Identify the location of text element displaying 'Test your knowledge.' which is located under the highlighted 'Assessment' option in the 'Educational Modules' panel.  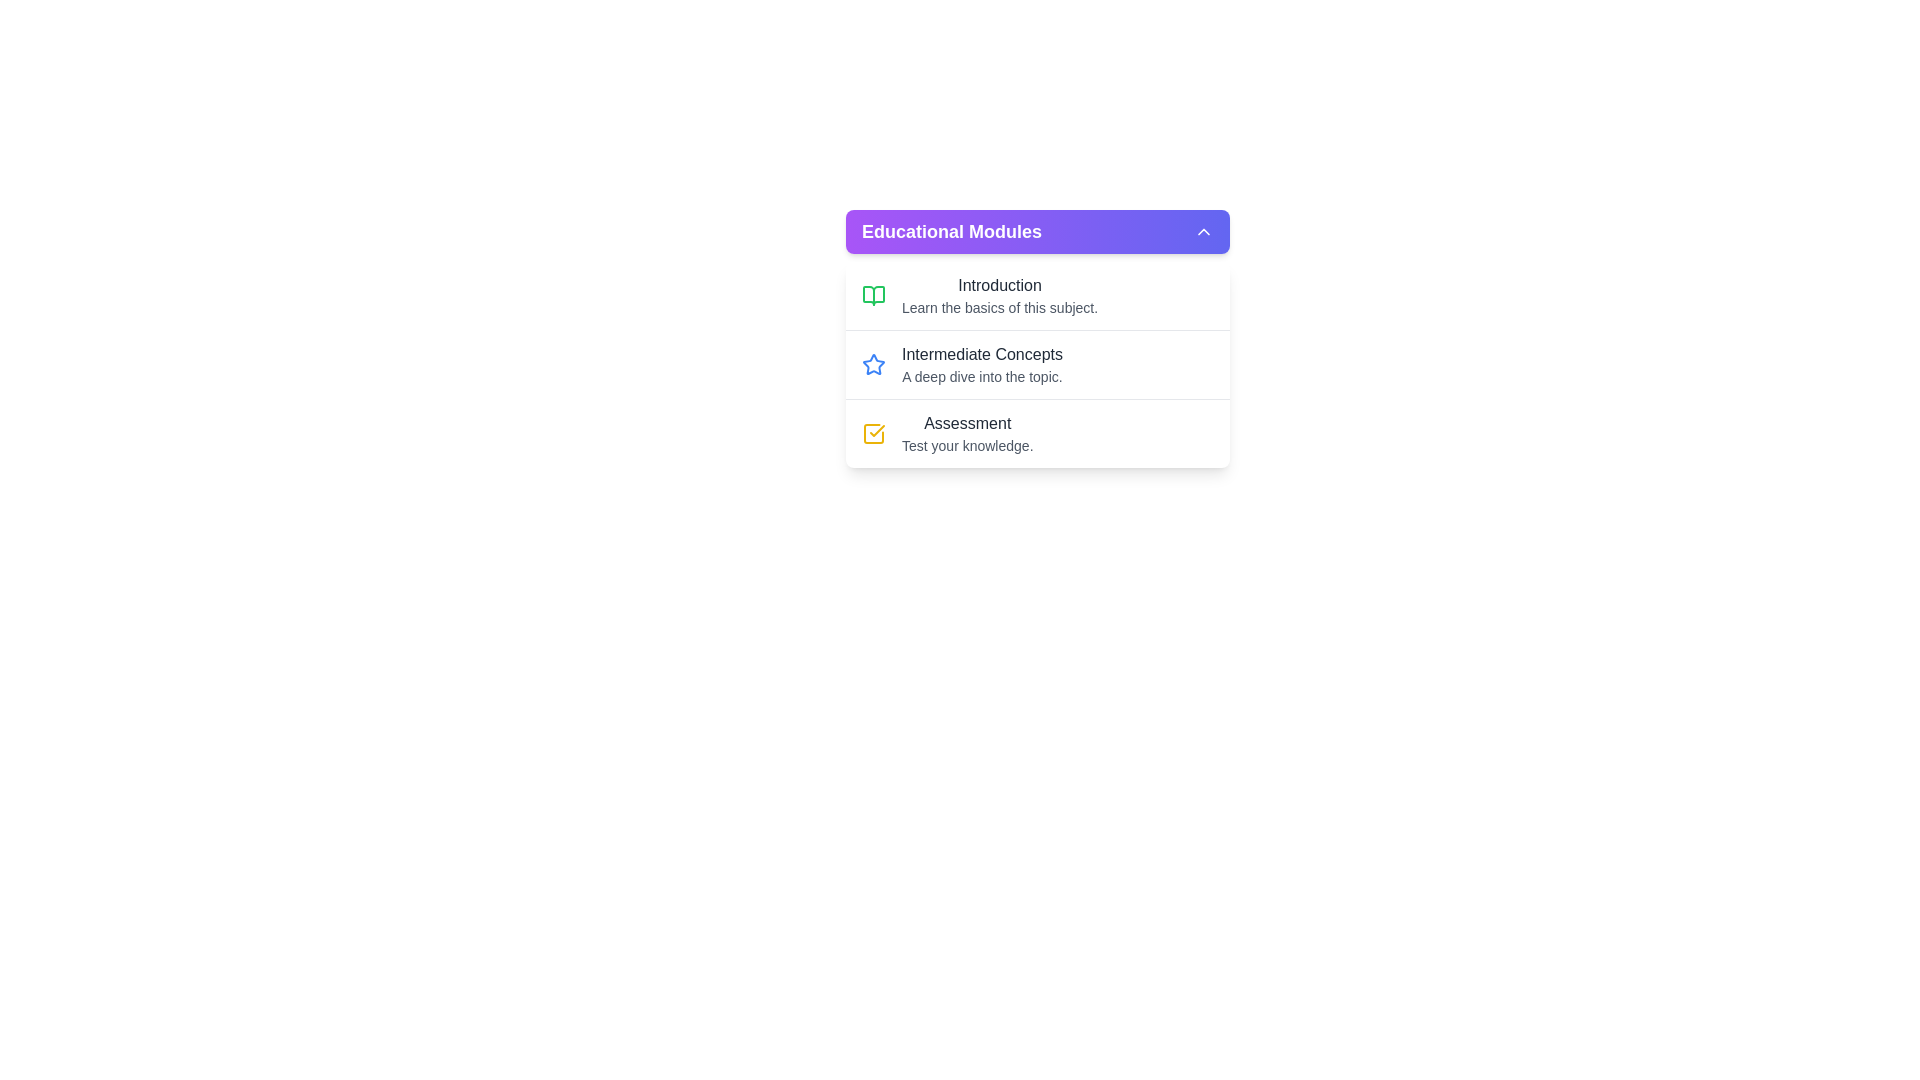
(967, 445).